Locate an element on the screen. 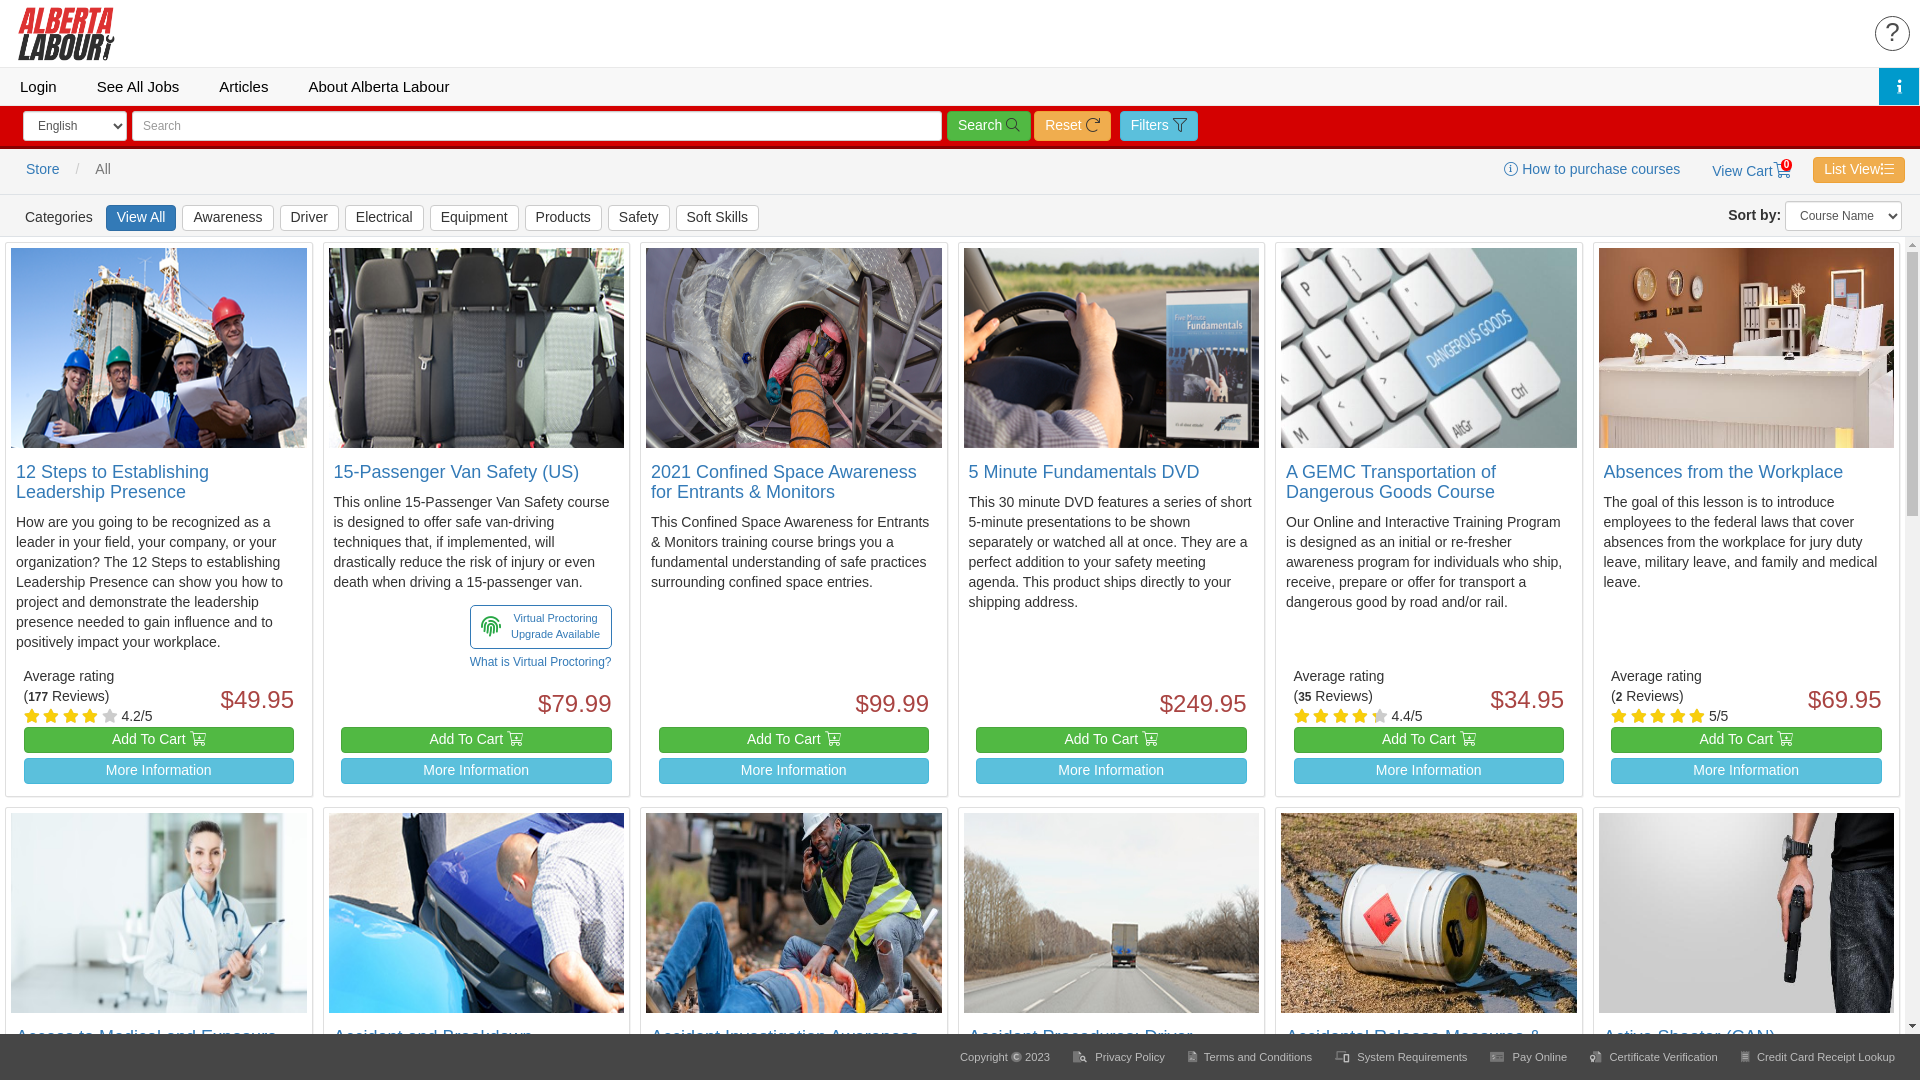 The width and height of the screenshot is (1920, 1080). 'Active Shooter (CAN)' is located at coordinates (1688, 1036).